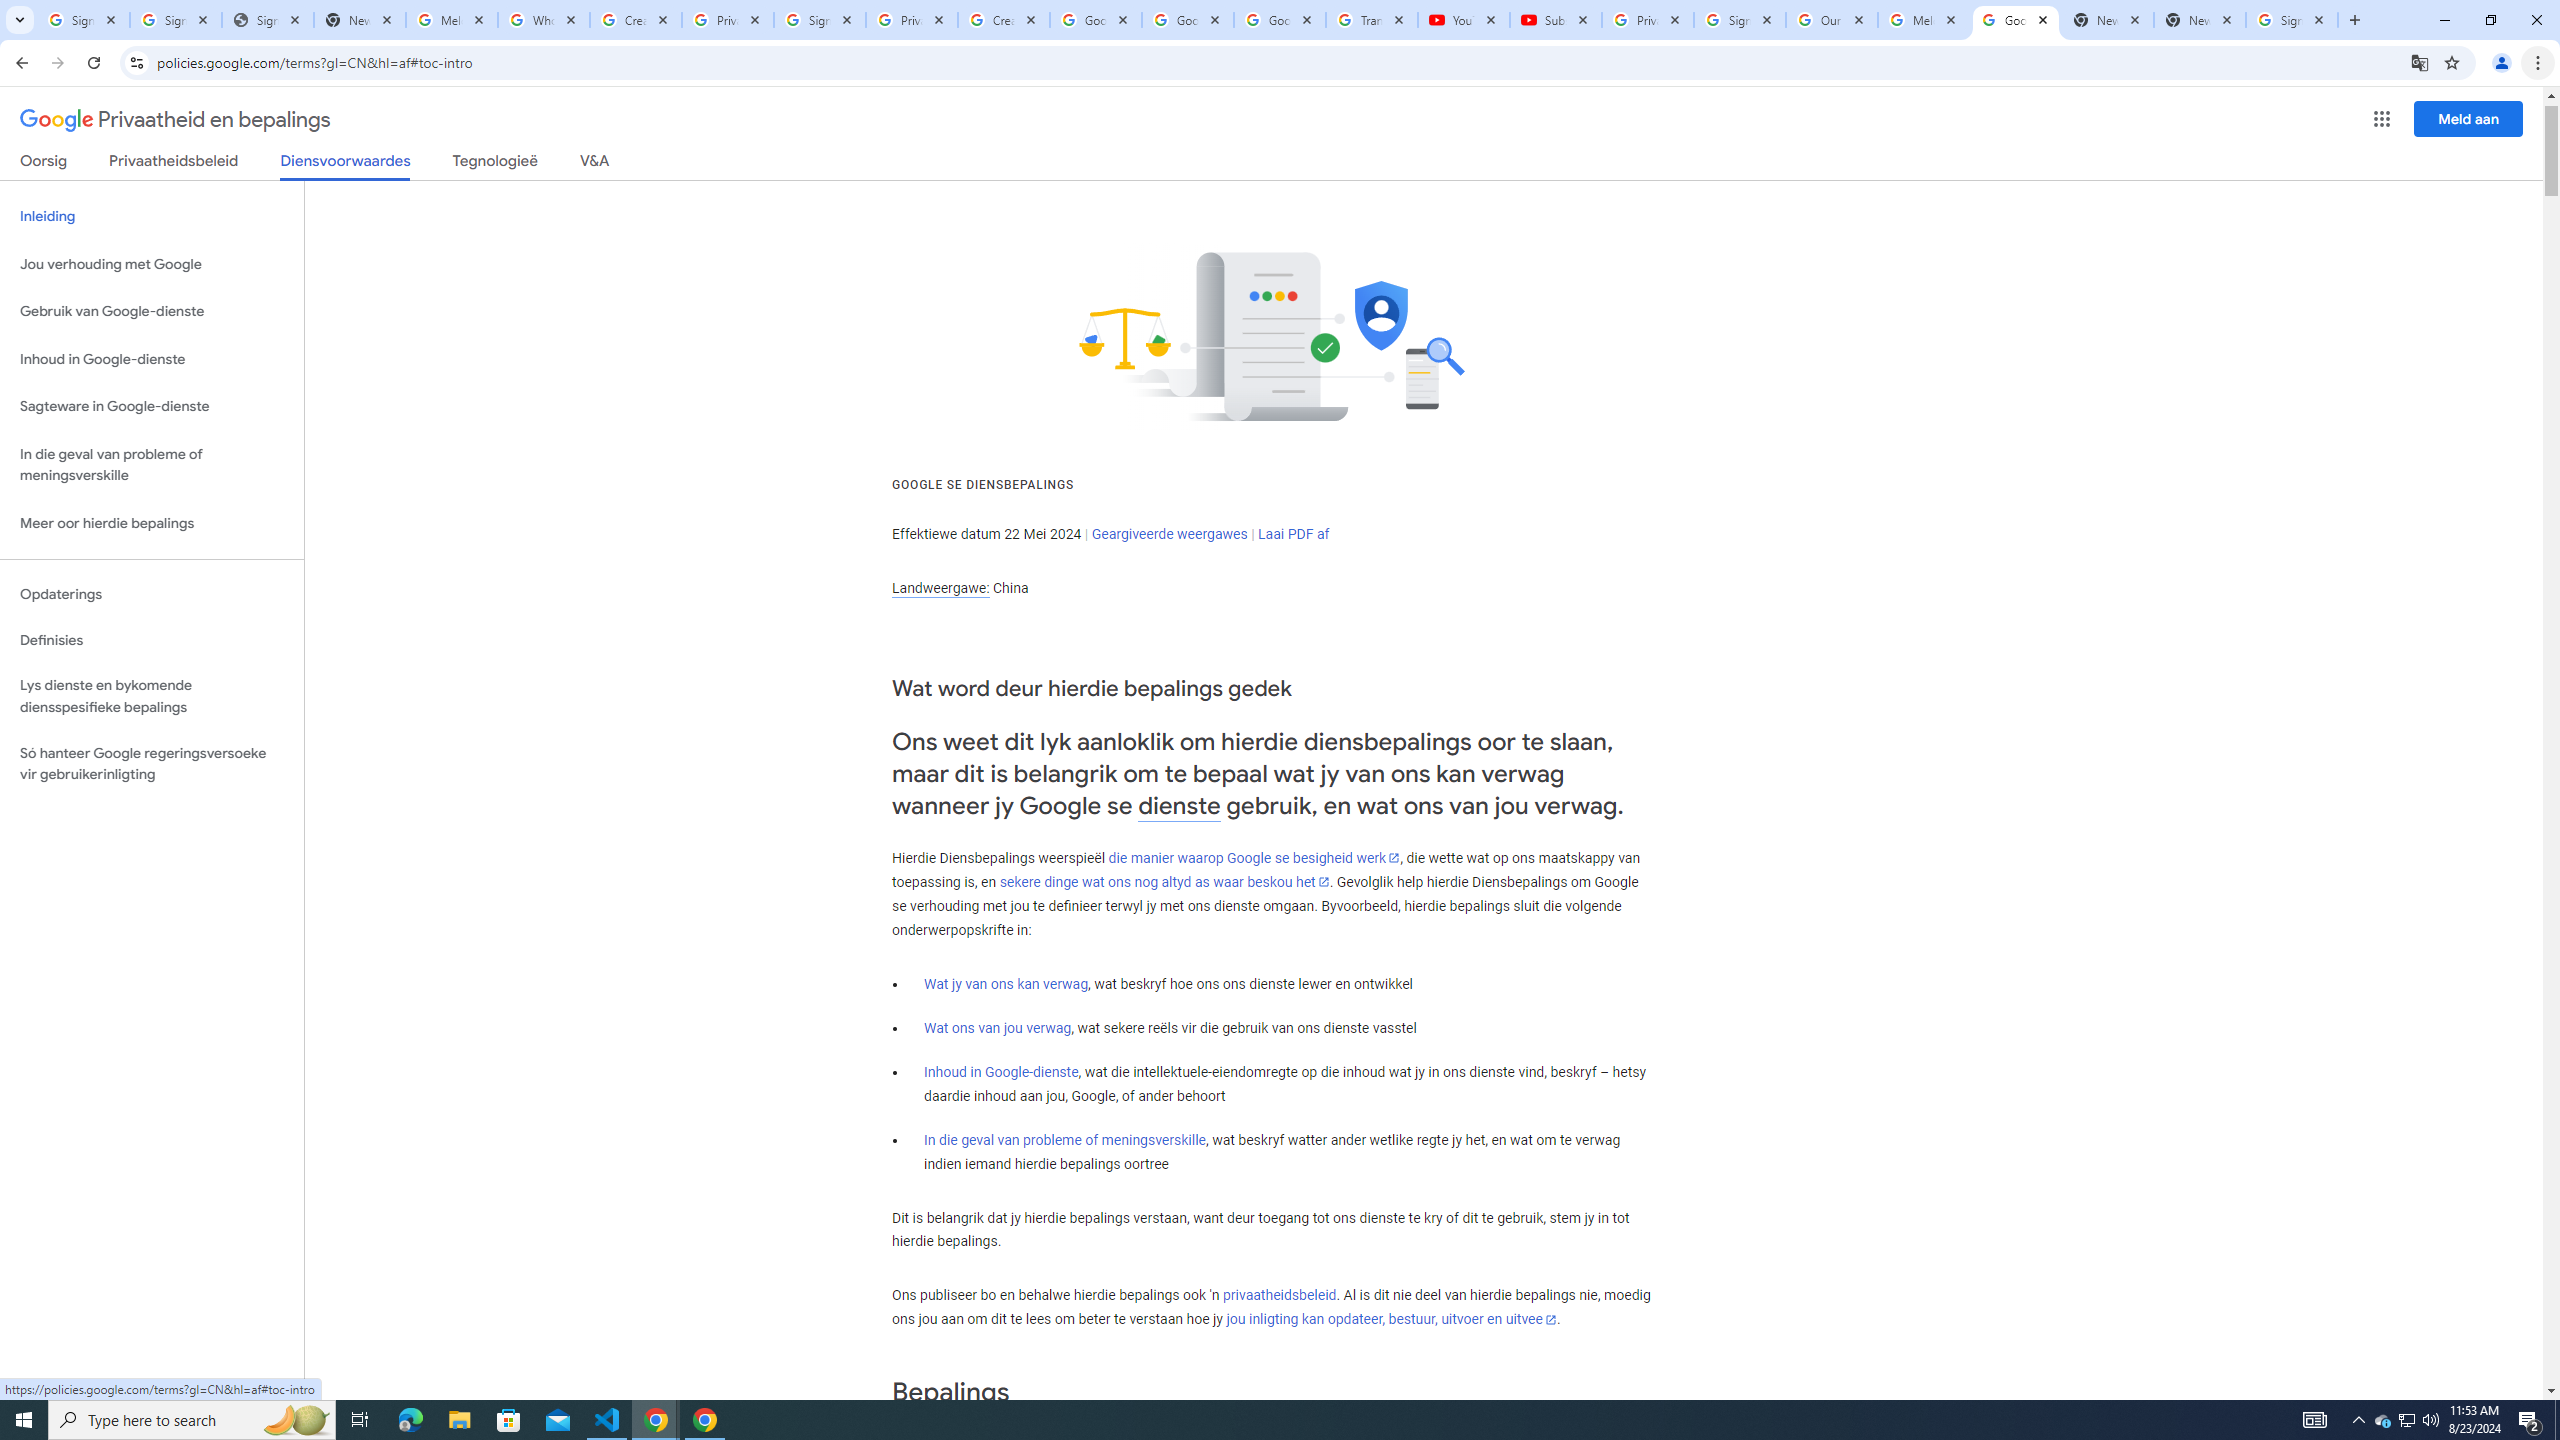 Image resolution: width=2560 pixels, height=1440 pixels. I want to click on 'Wat jy van ons kan verwag', so click(1006, 984).